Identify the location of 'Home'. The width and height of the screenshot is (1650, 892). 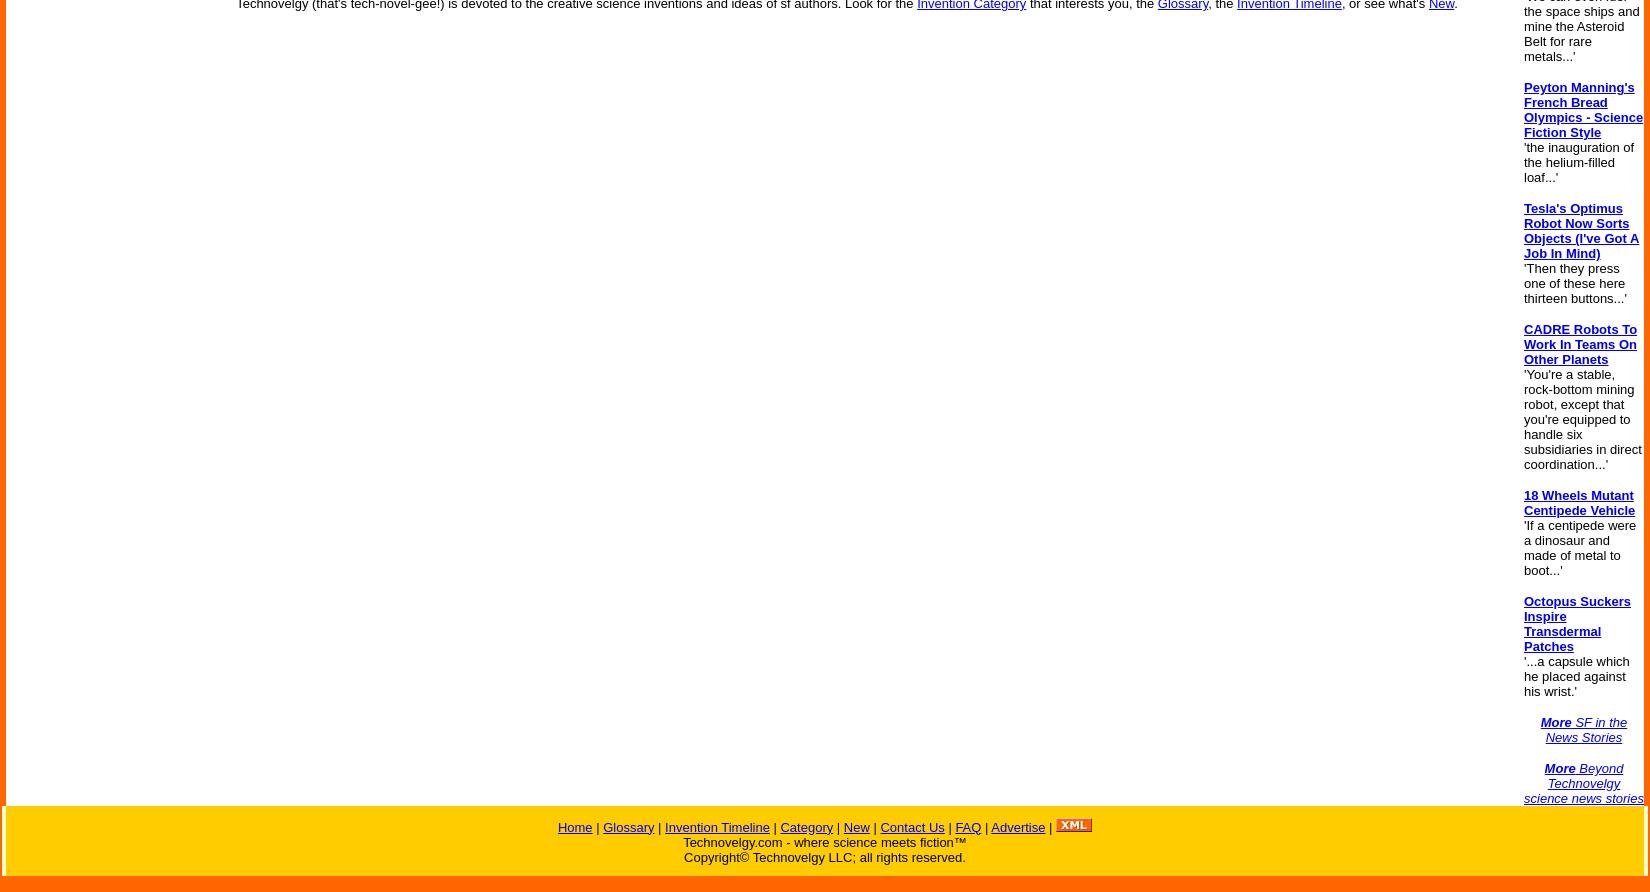
(556, 825).